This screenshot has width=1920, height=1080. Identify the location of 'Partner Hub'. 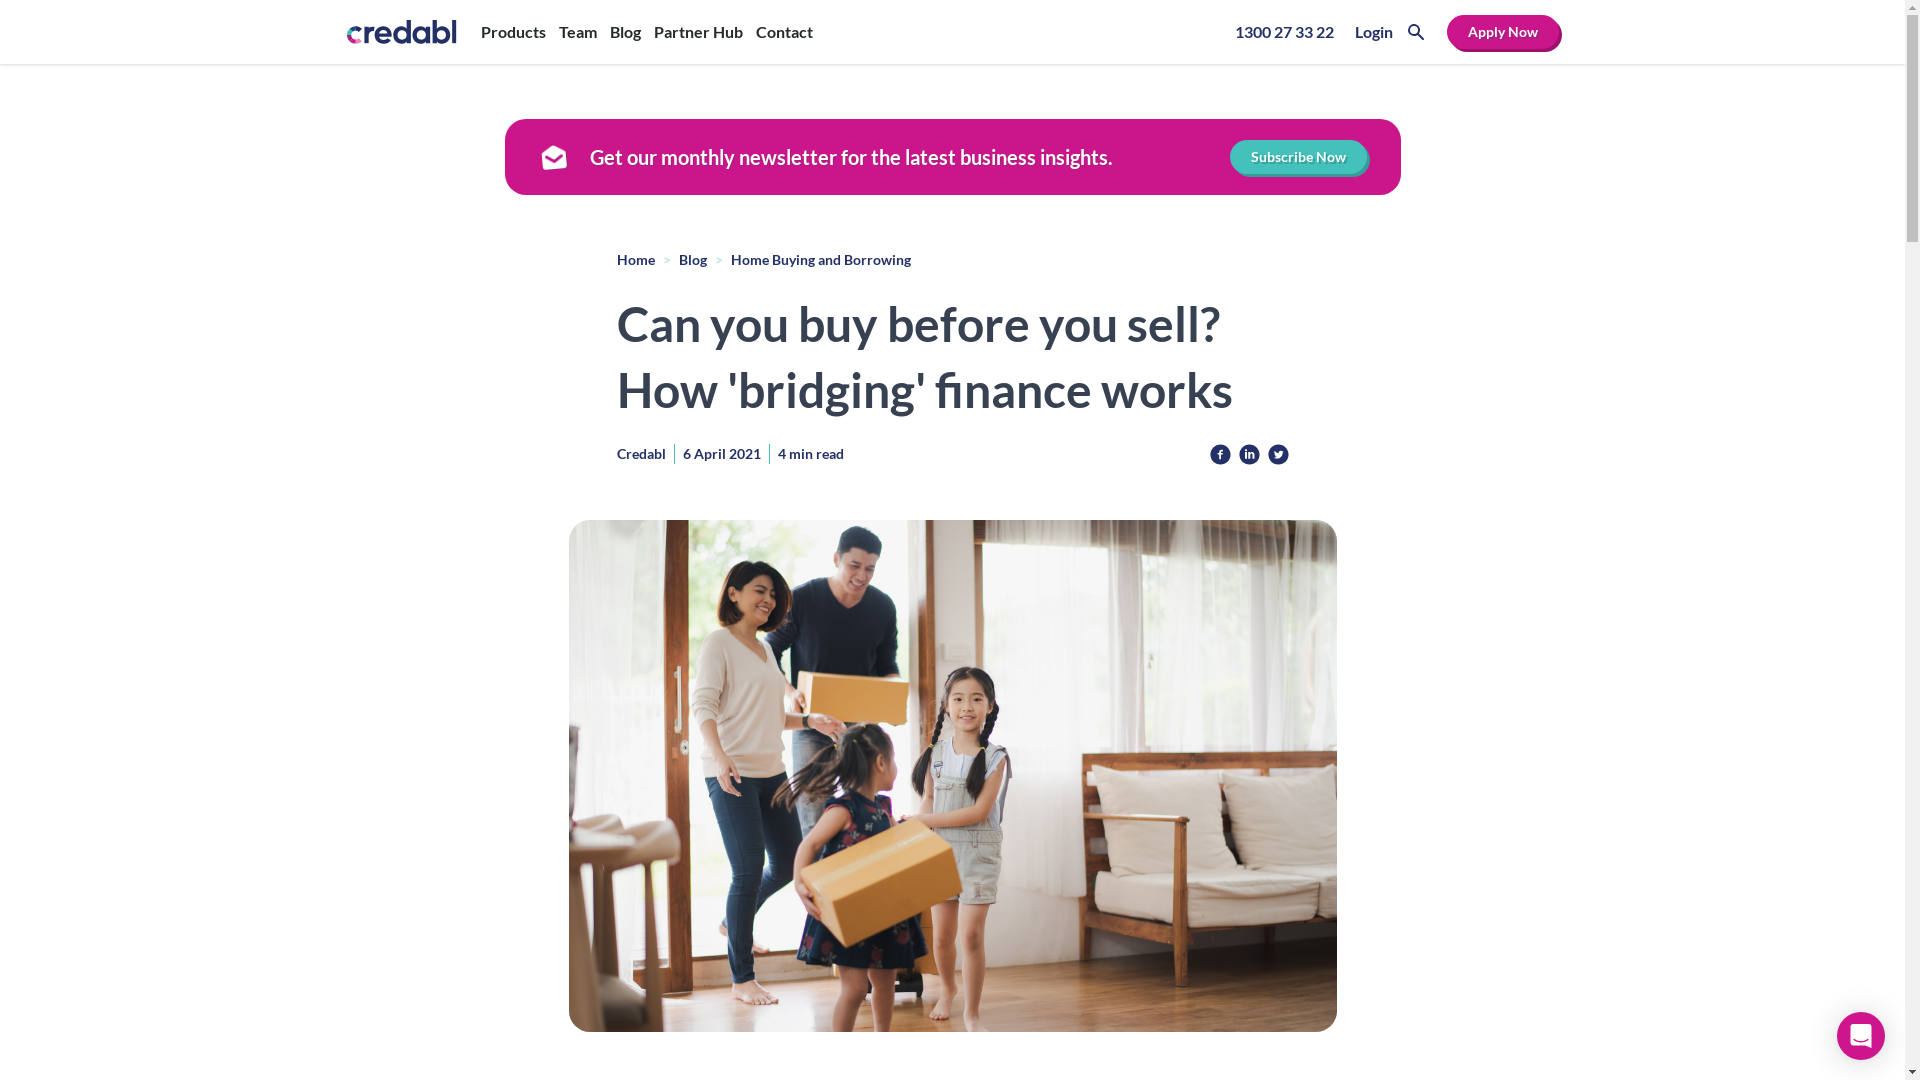
(698, 31).